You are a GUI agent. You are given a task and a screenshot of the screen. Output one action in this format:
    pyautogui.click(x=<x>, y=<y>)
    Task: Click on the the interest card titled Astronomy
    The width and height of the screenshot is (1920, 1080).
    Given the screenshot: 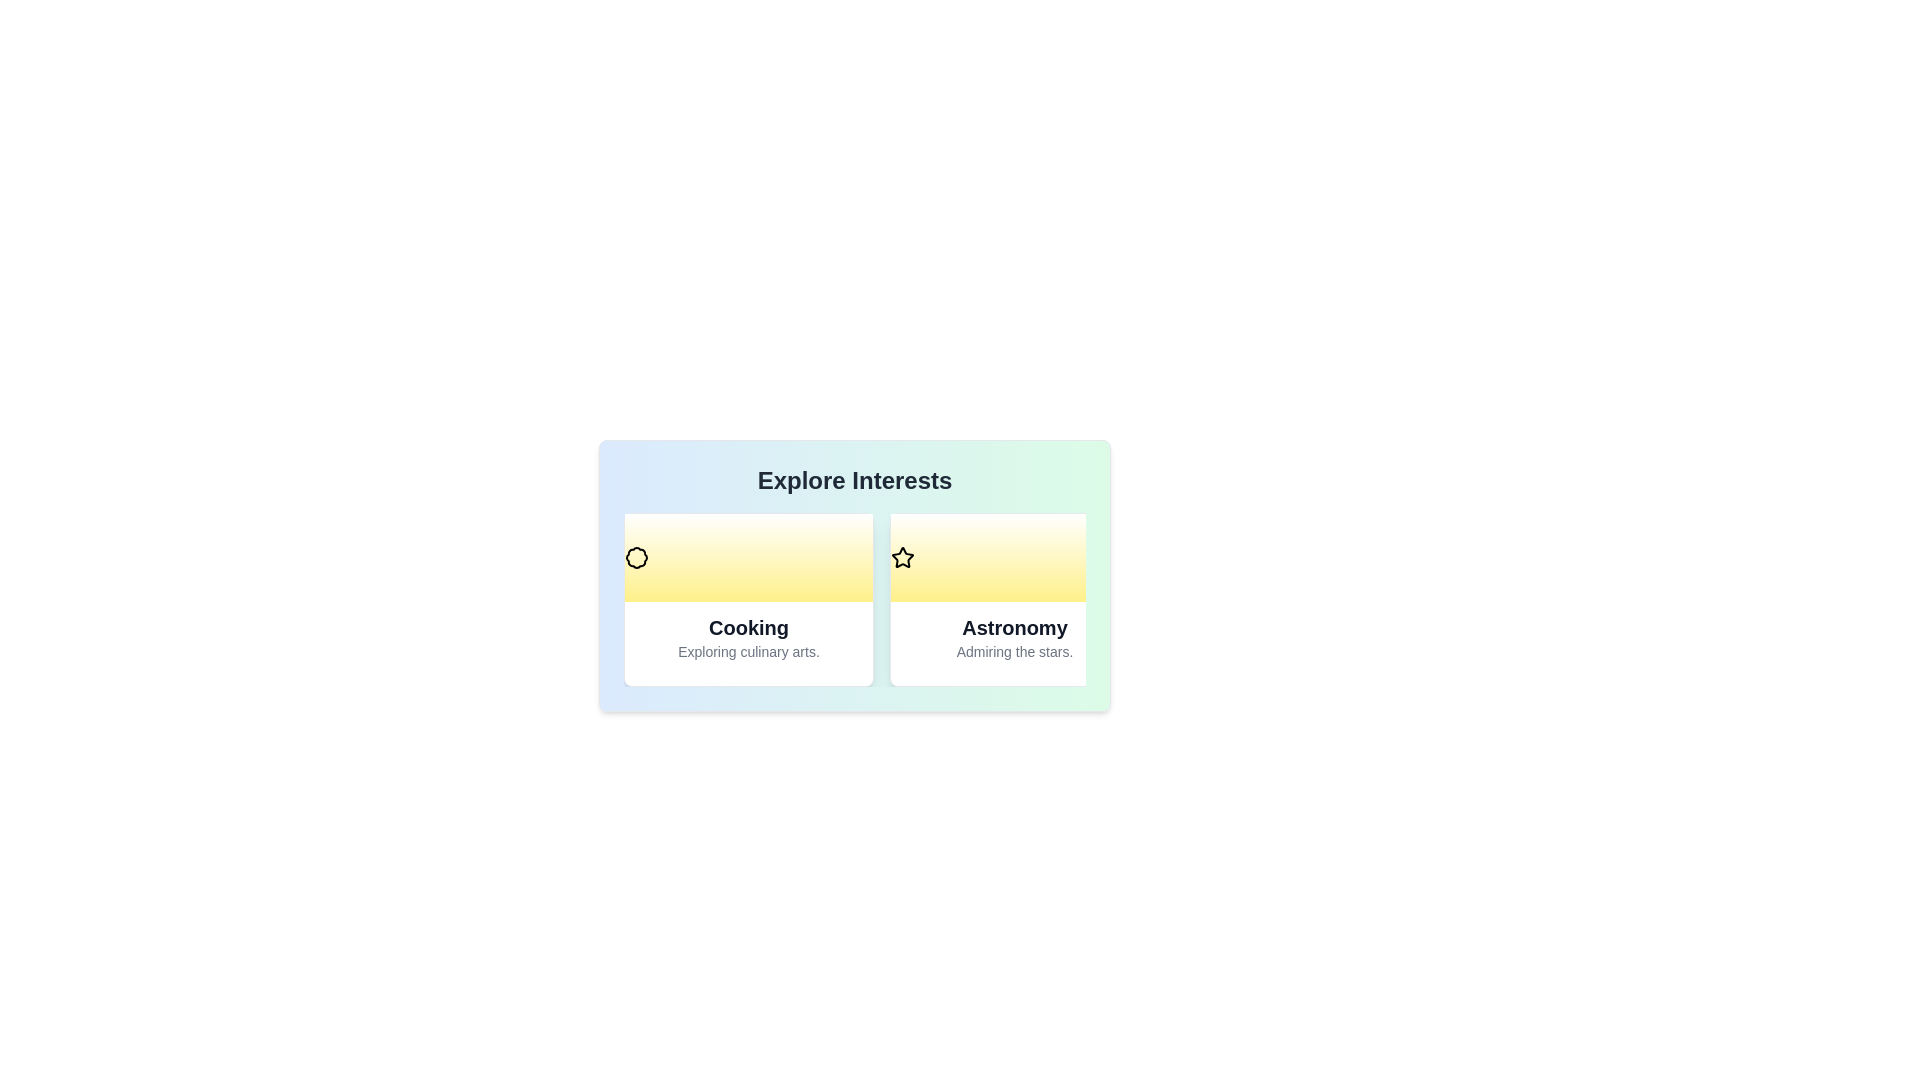 What is the action you would take?
    pyautogui.click(x=1014, y=599)
    